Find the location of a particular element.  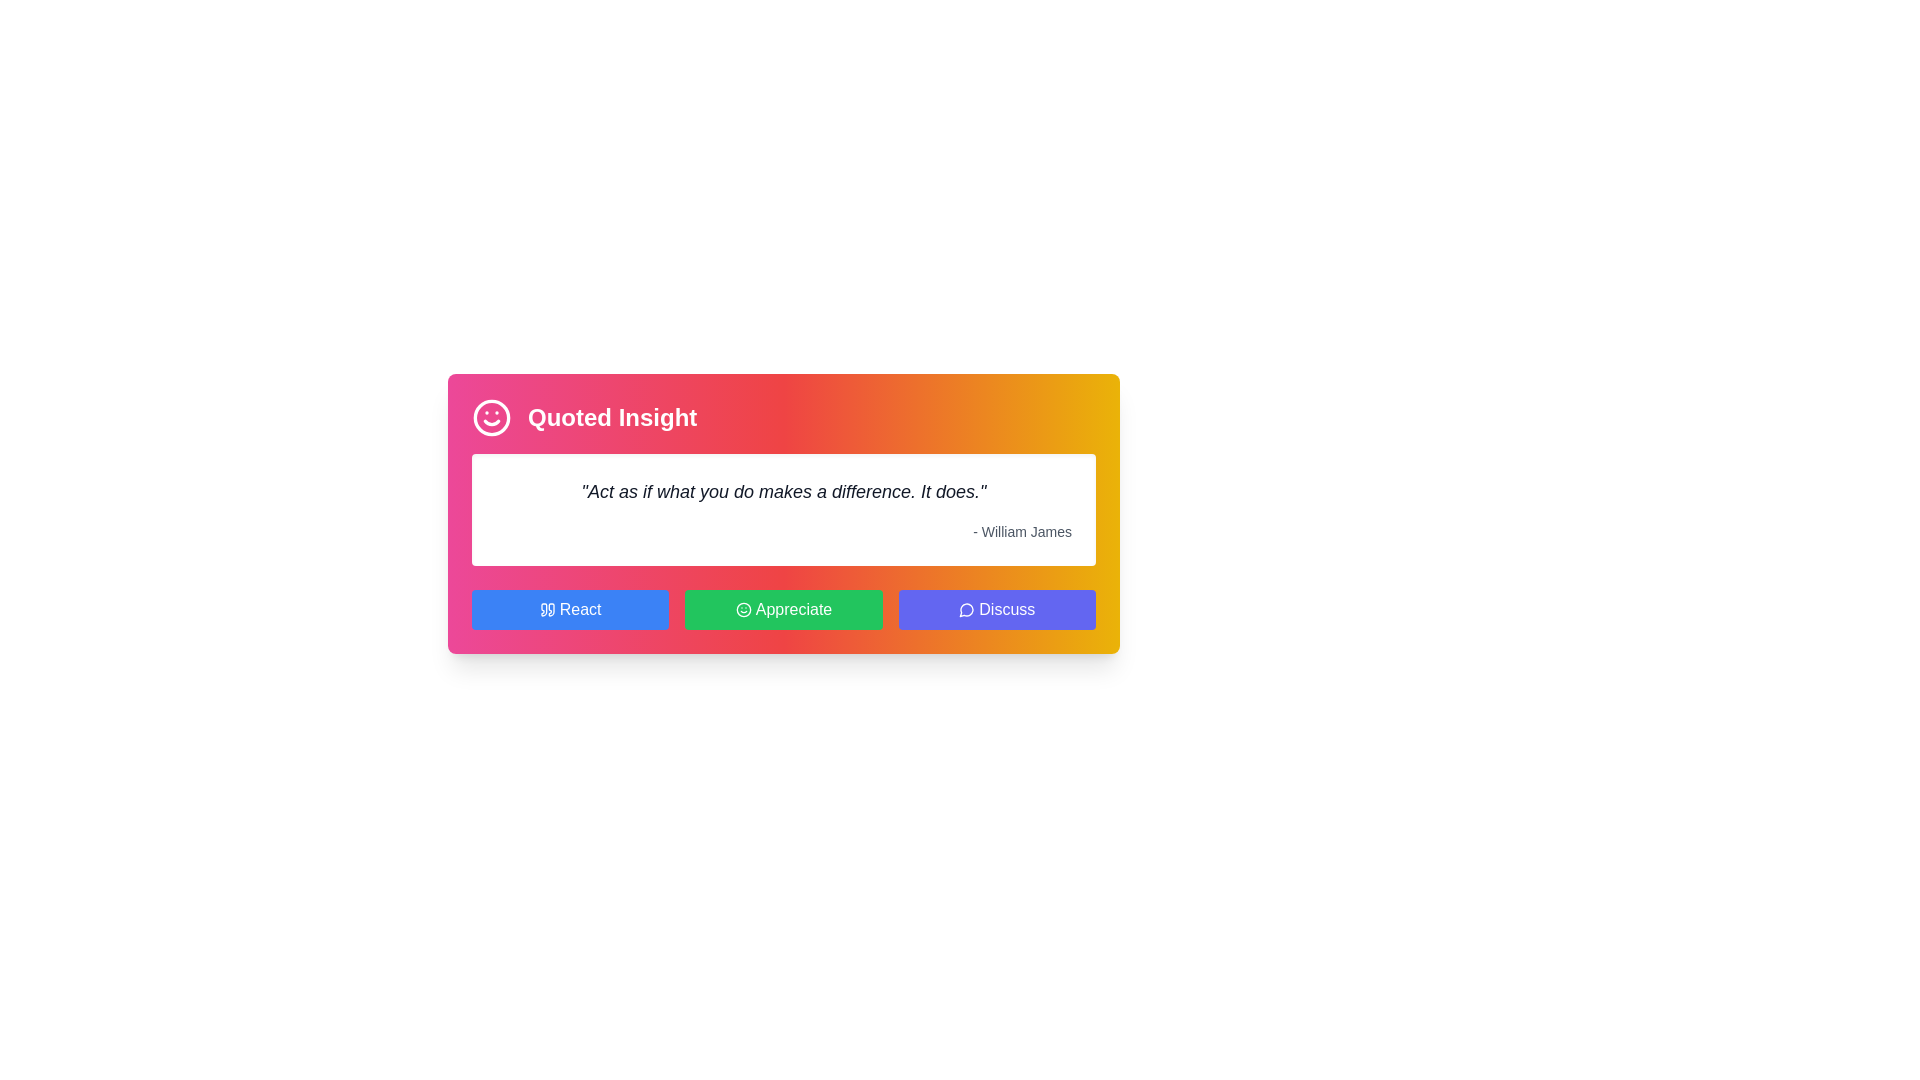

the leftmost blue button labeled 'React' with rounded corners is located at coordinates (569, 608).